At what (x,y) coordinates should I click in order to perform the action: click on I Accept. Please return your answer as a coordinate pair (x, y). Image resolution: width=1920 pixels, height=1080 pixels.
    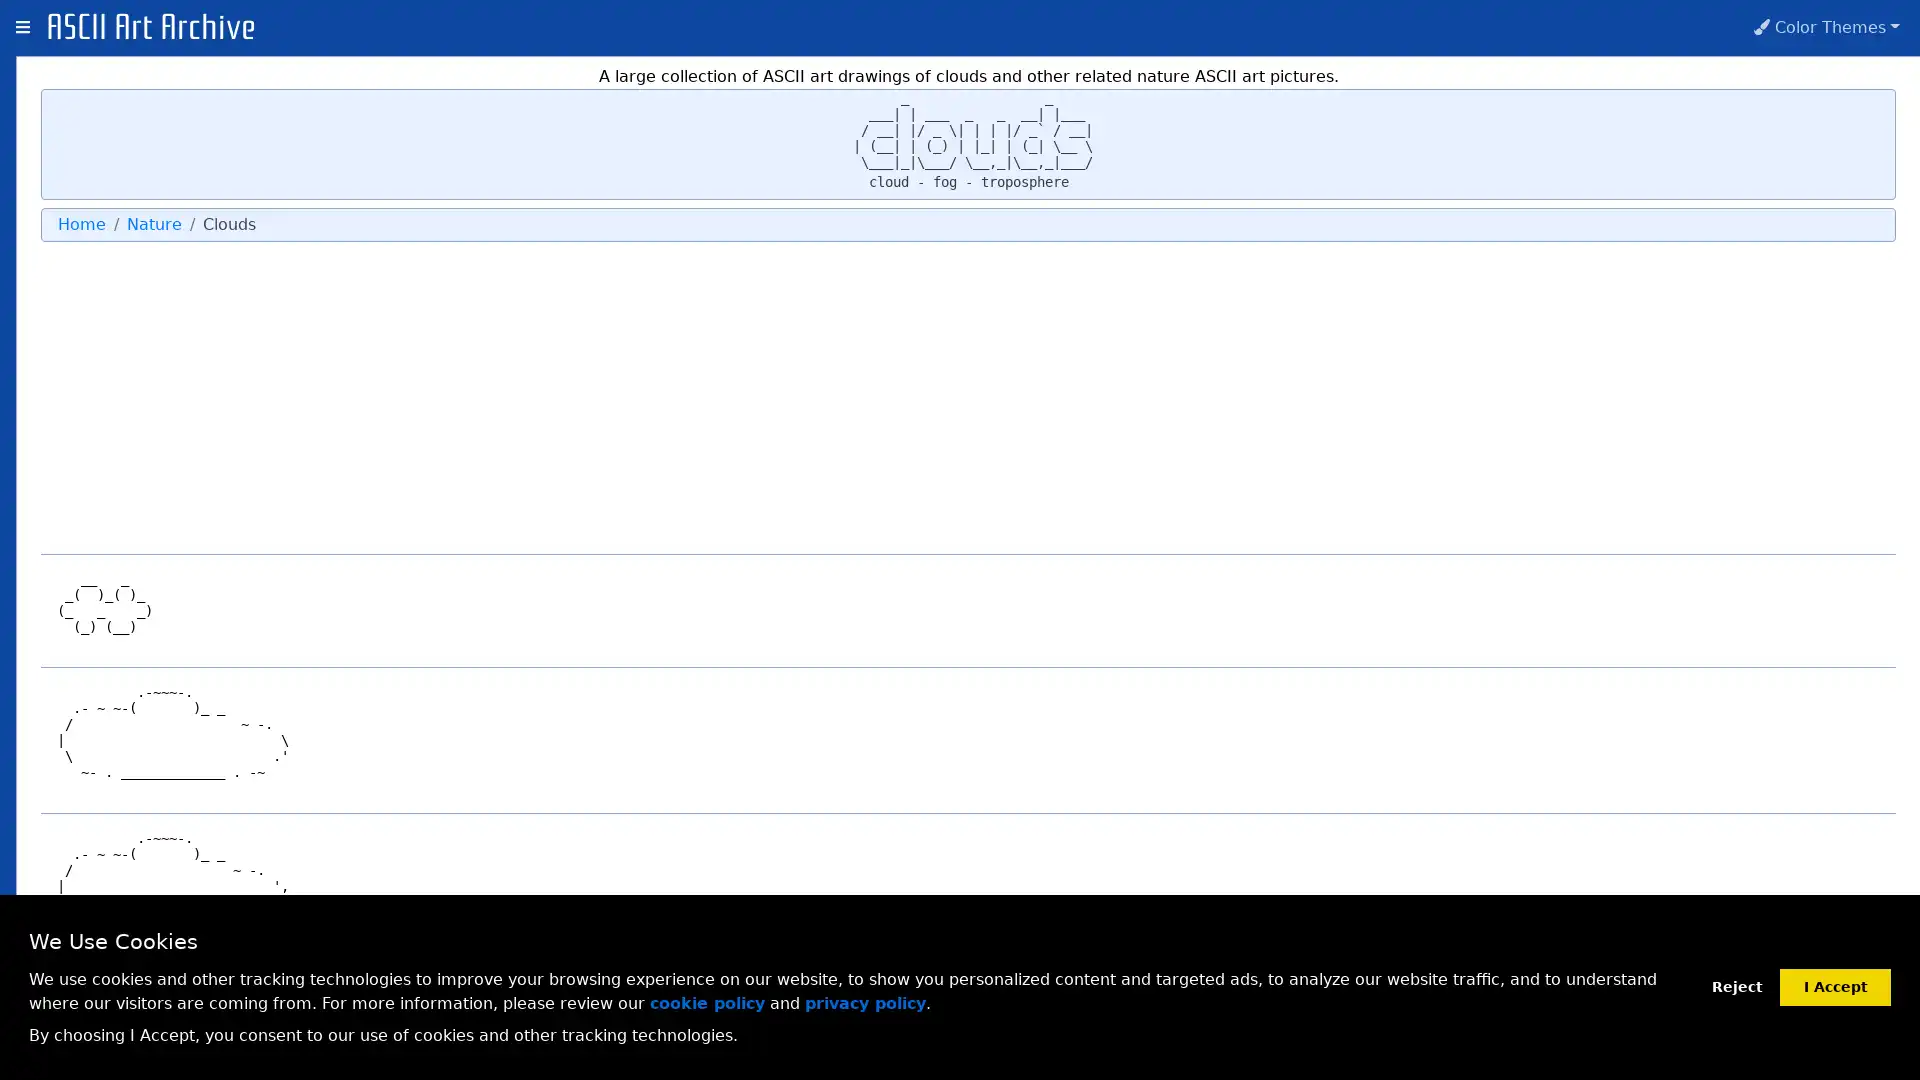
    Looking at the image, I should click on (1835, 985).